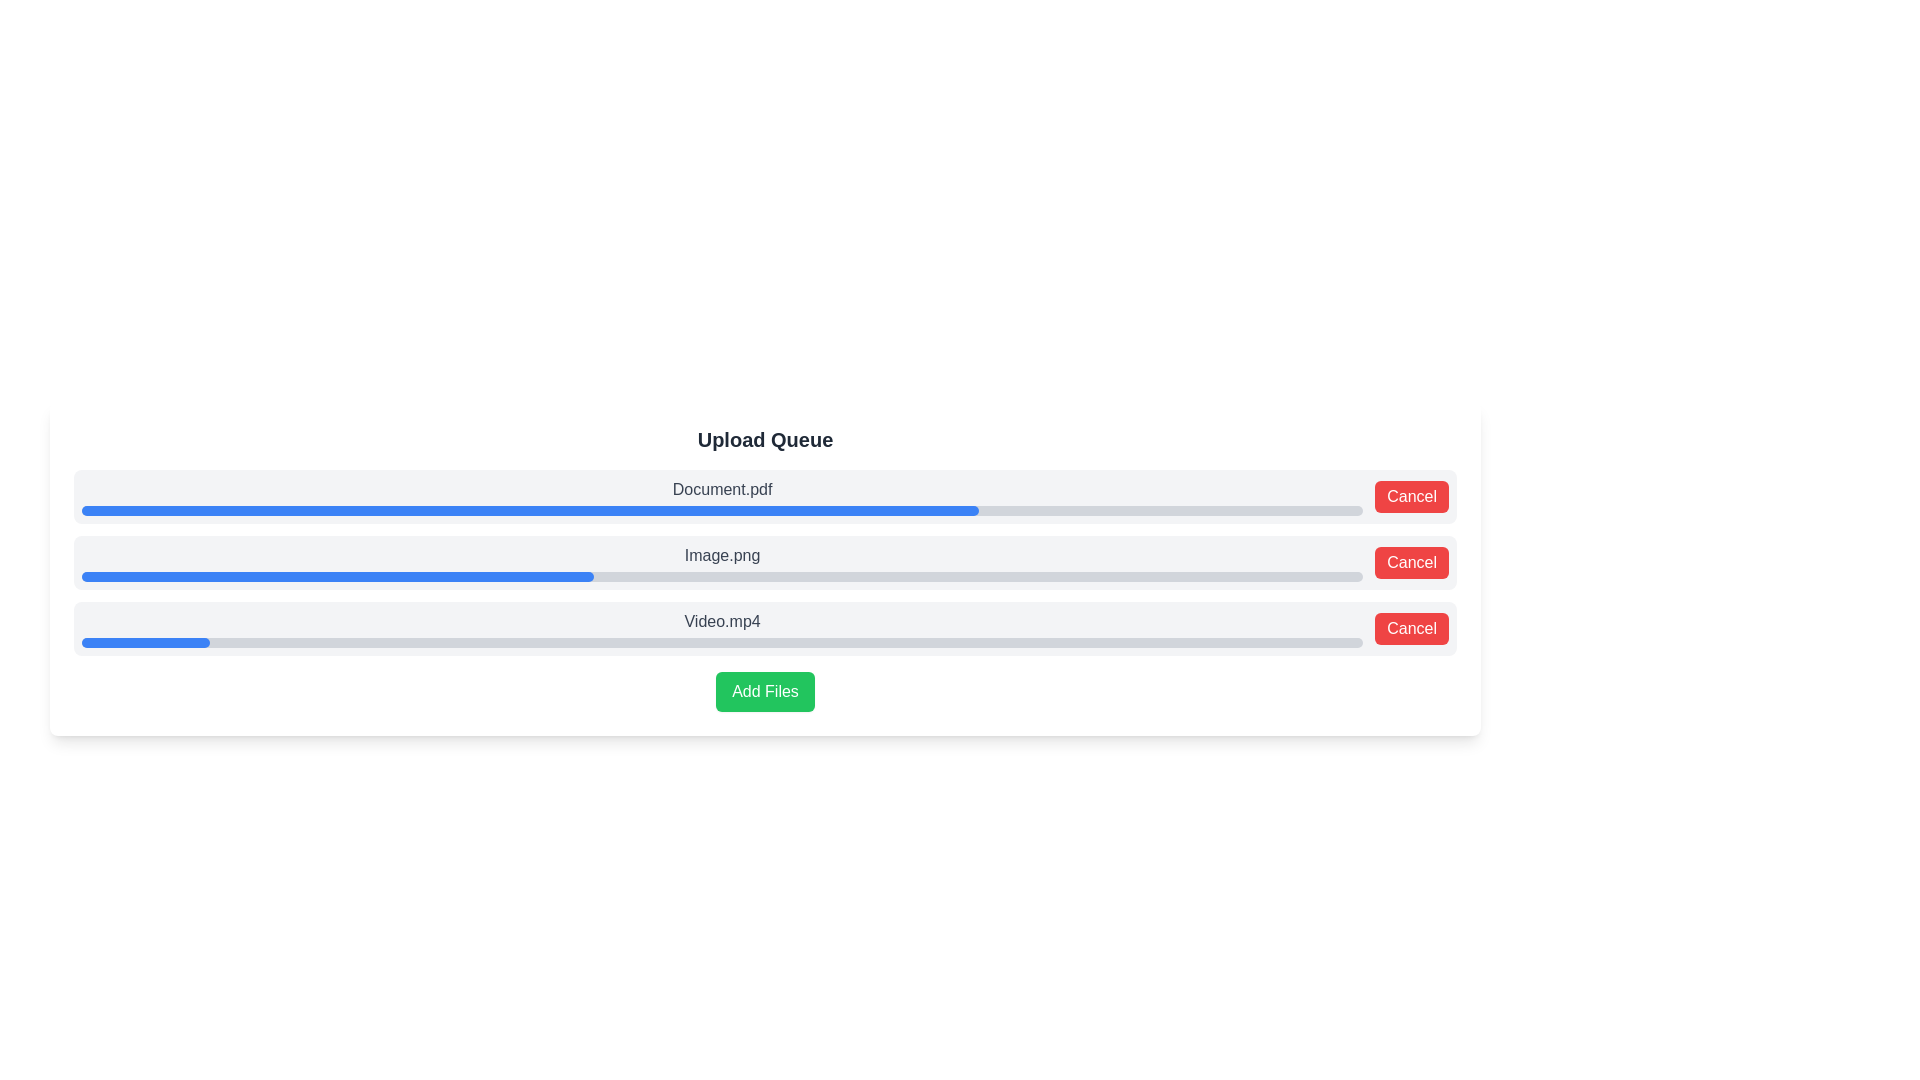 This screenshot has width=1920, height=1080. What do you see at coordinates (764, 563) in the screenshot?
I see `the progress bar of the composite UI element containing the label 'Image.png' and the 'Cancel' button` at bounding box center [764, 563].